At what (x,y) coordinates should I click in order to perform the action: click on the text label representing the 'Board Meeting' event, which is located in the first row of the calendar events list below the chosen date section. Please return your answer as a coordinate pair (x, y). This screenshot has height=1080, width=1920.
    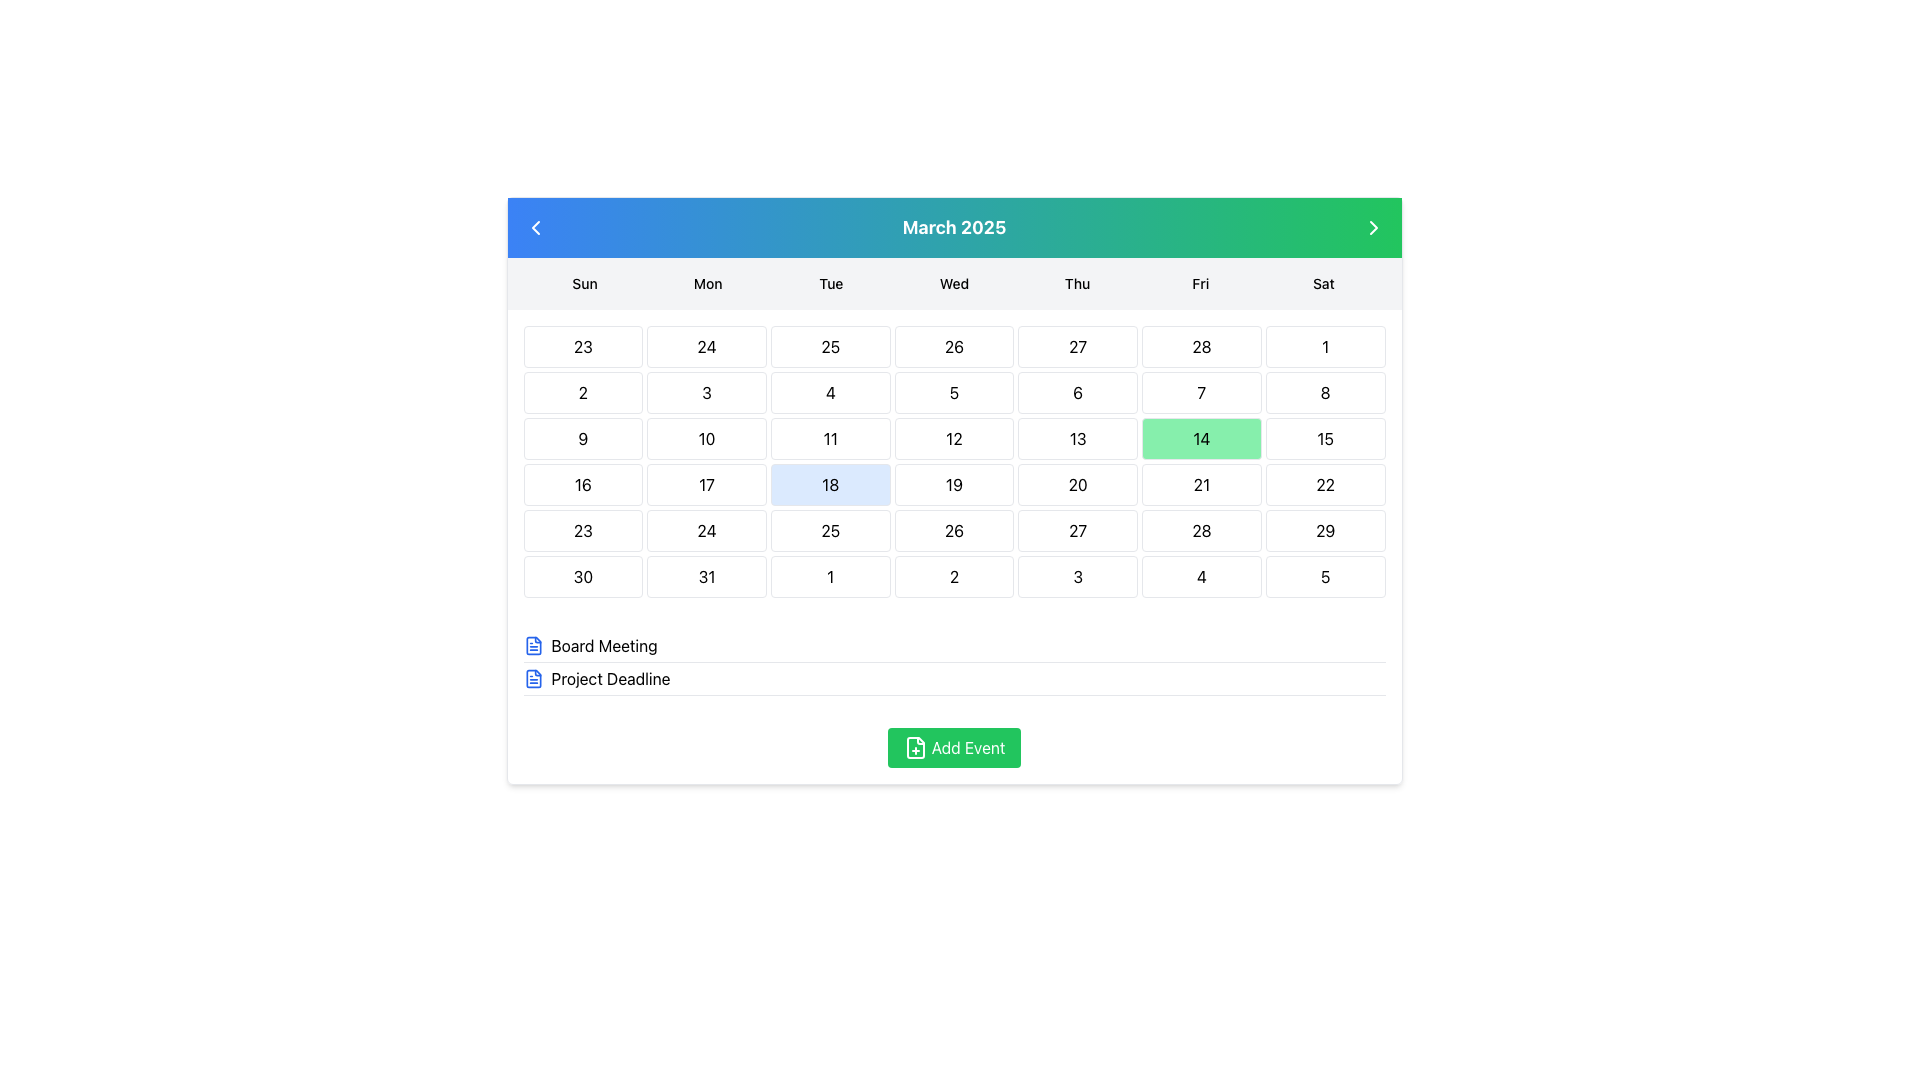
    Looking at the image, I should click on (603, 645).